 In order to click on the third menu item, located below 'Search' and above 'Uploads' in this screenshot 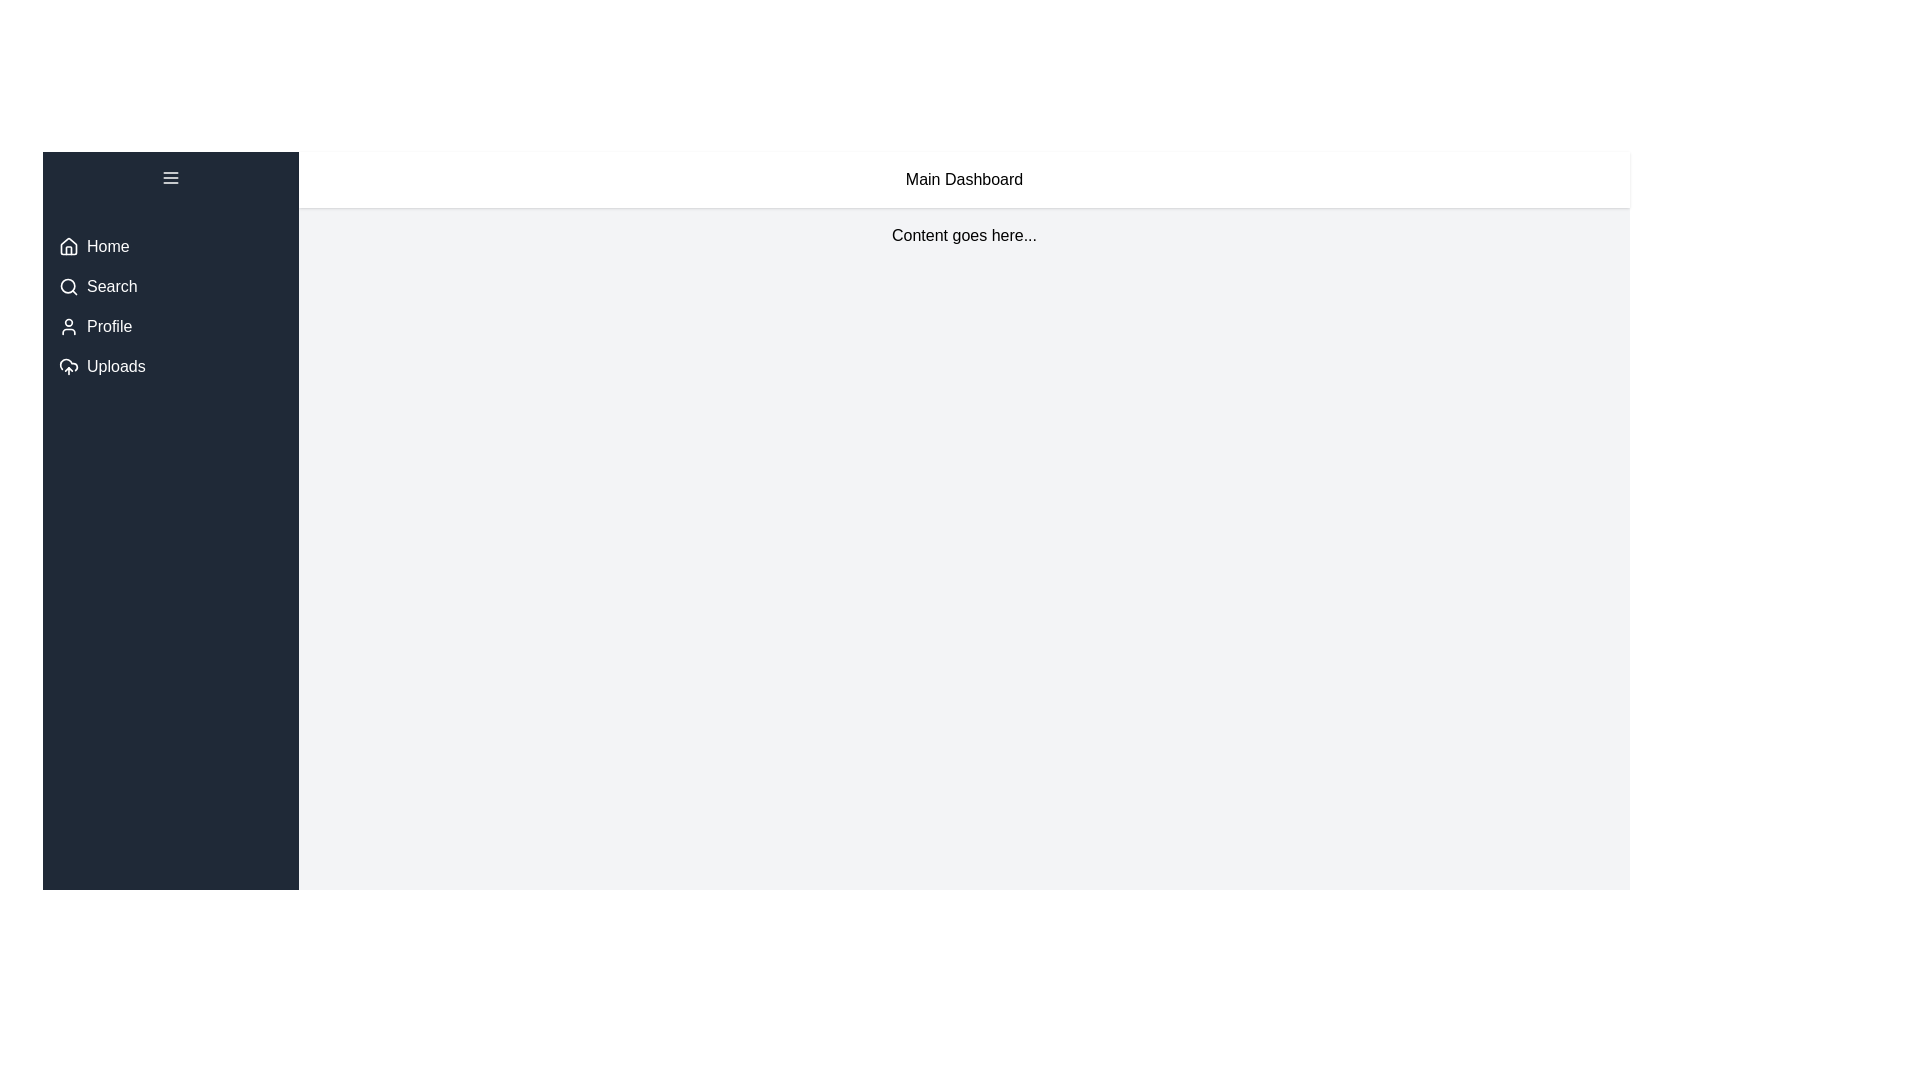, I will do `click(171, 326)`.